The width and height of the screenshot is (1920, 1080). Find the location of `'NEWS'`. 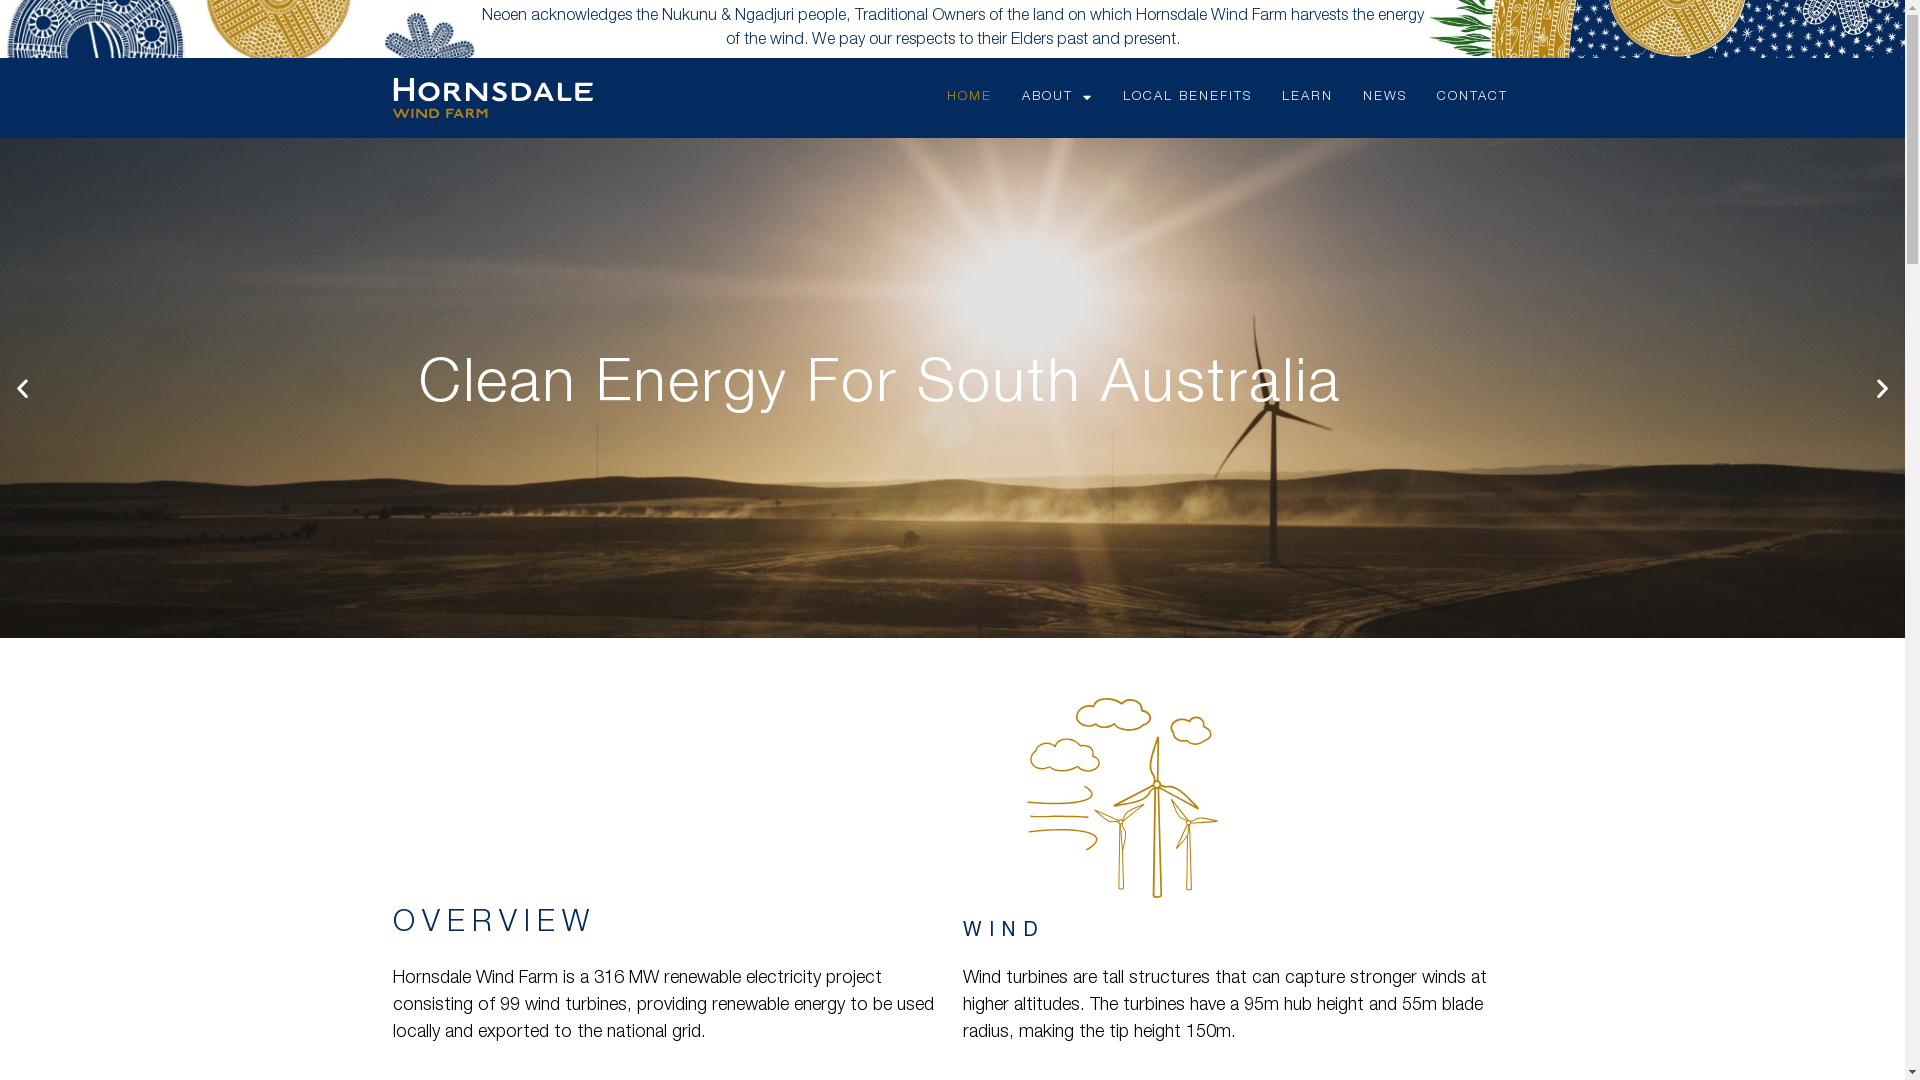

'NEWS' is located at coordinates (1348, 97).